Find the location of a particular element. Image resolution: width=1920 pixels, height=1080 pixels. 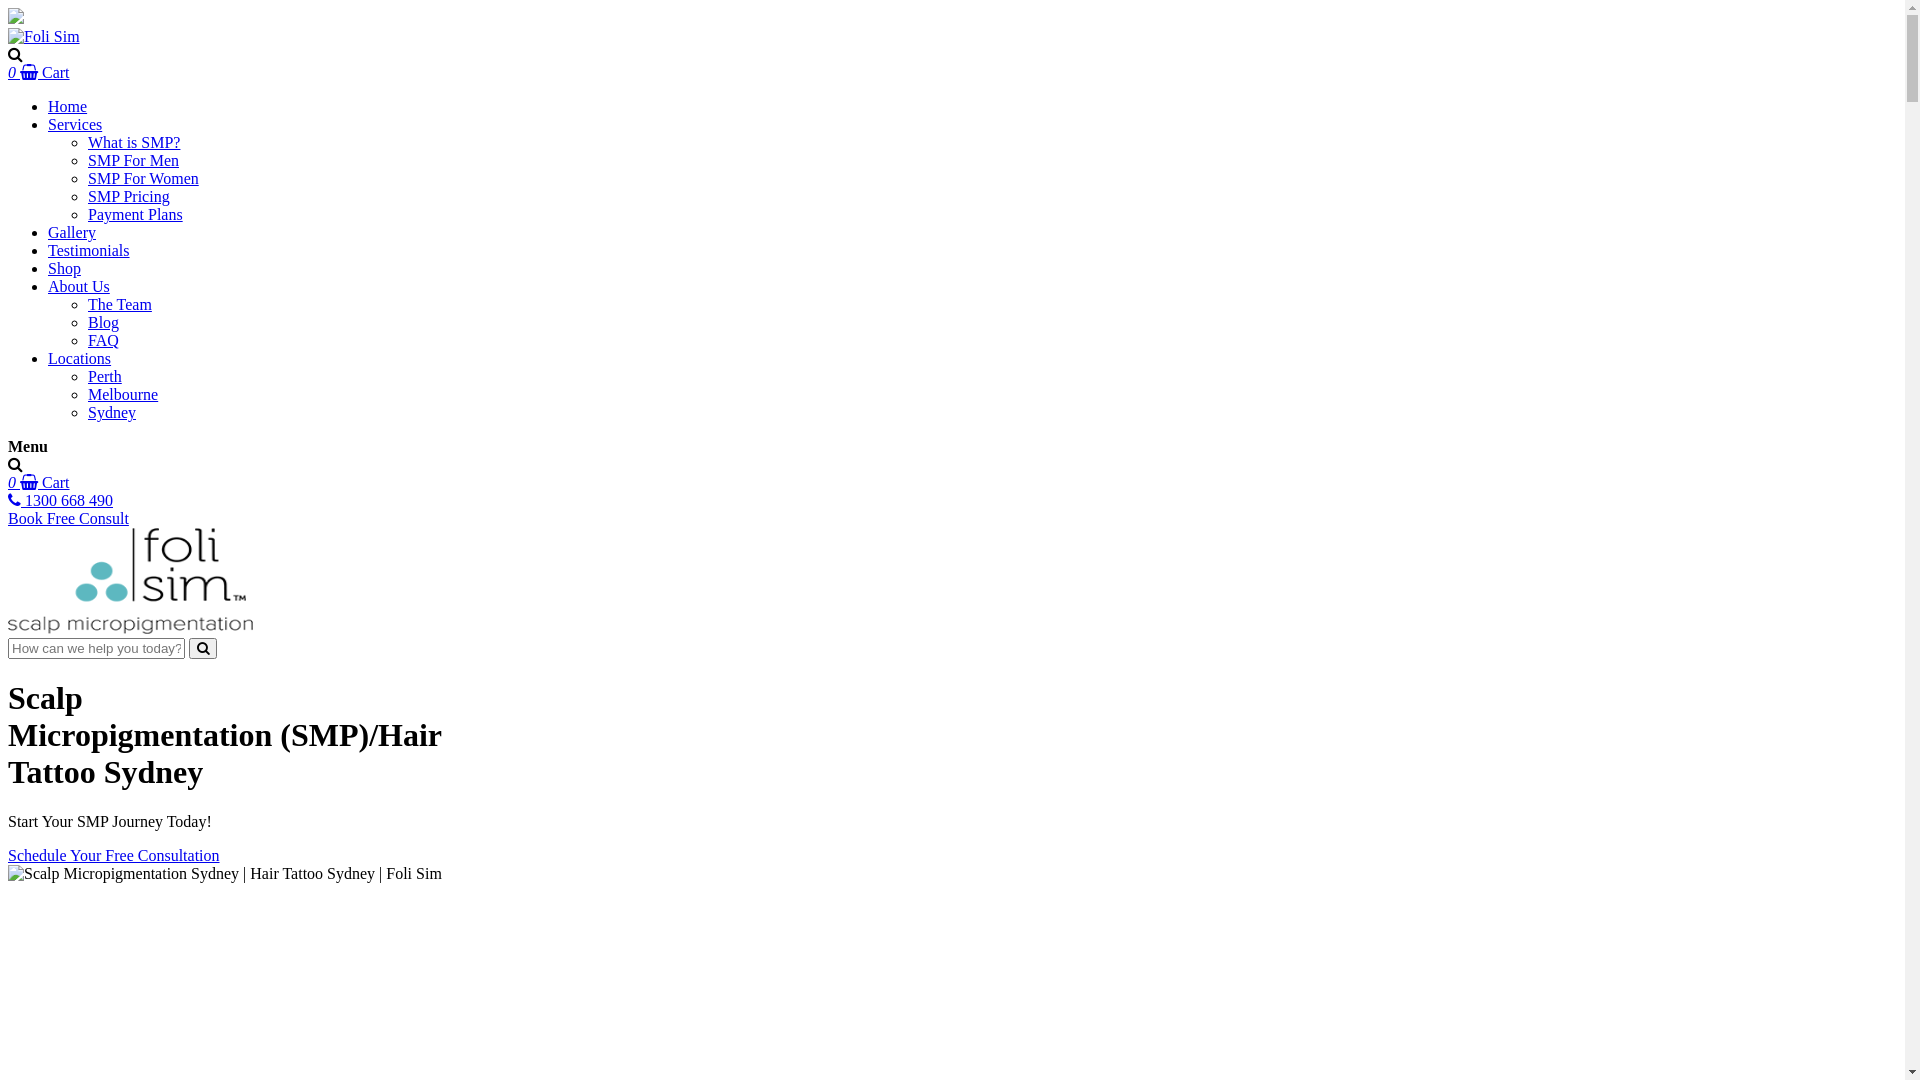

'Book Free Consult' is located at coordinates (68, 517).